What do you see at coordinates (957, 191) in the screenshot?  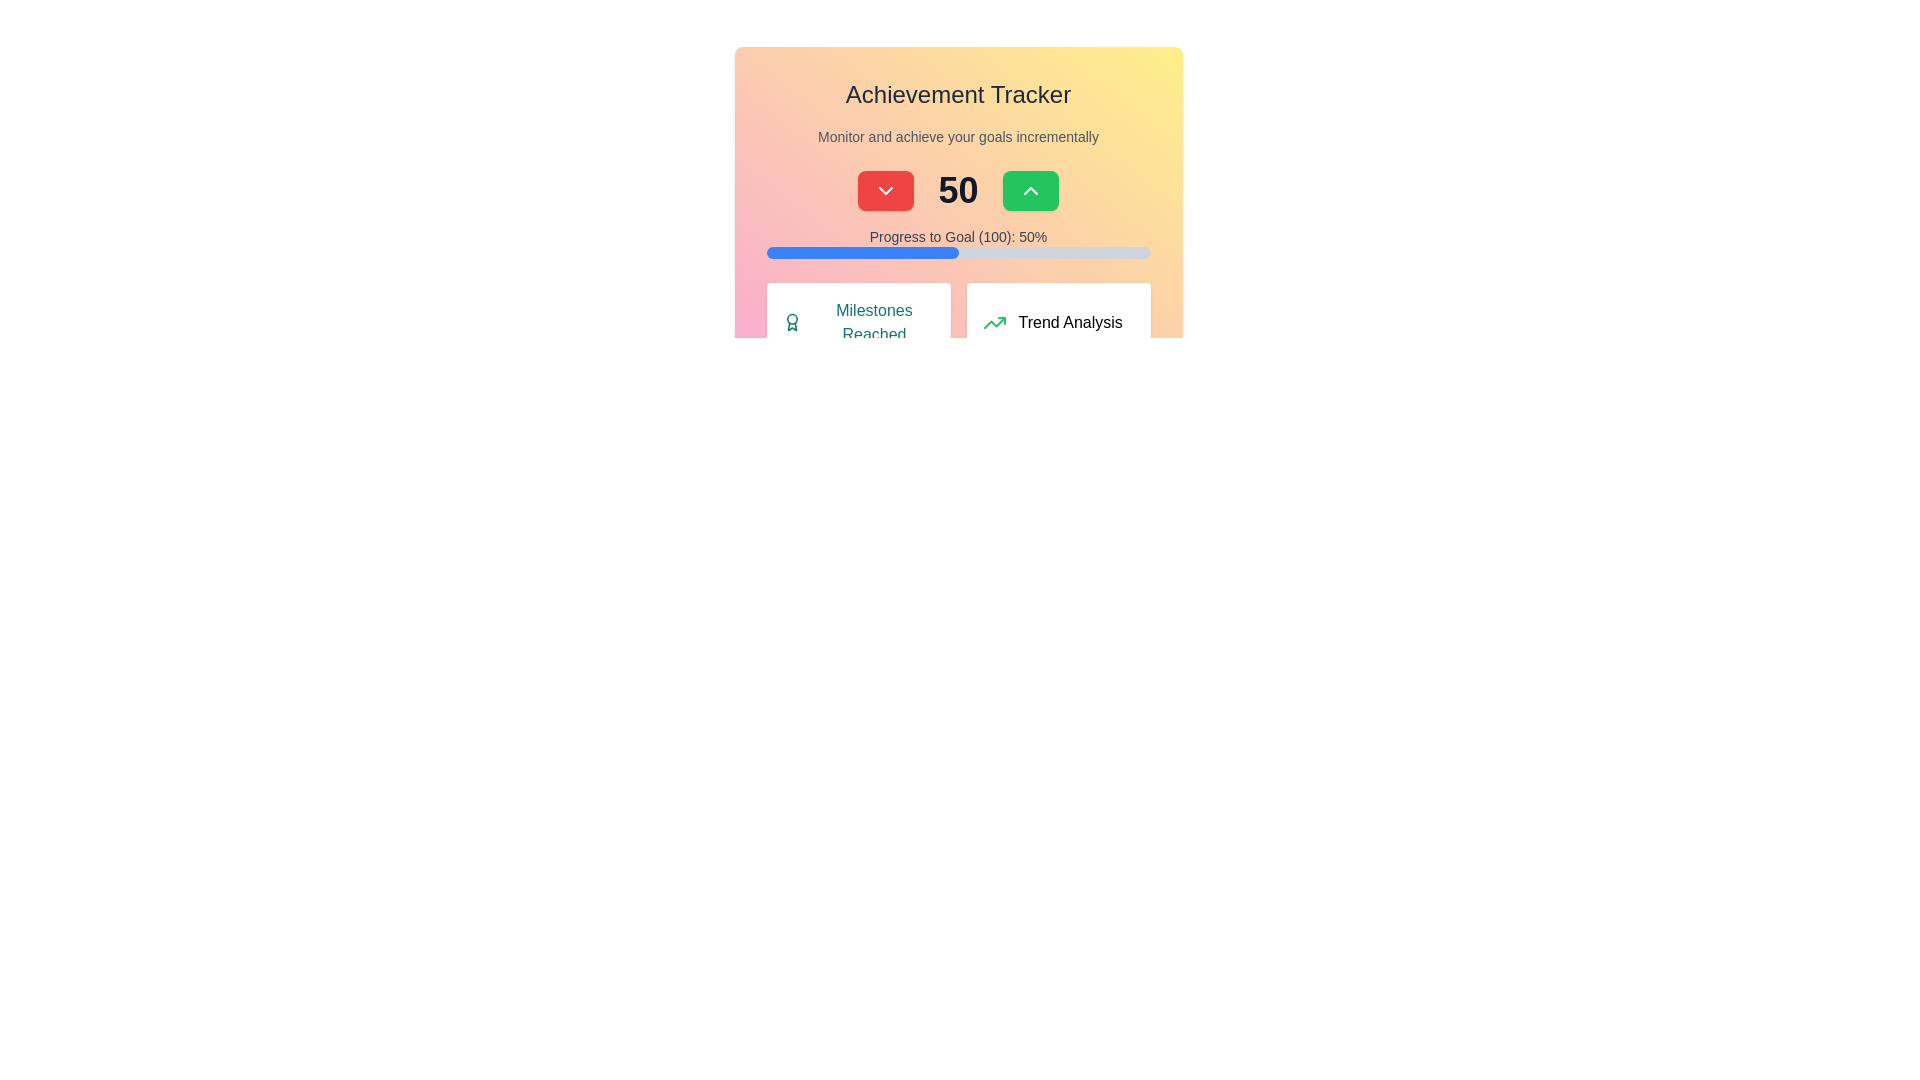 I see `the bold, large-sized text displaying the number '50', which is centrally aligned in the upper-middle section of the interface below the title 'Achievement Tracker'` at bounding box center [957, 191].